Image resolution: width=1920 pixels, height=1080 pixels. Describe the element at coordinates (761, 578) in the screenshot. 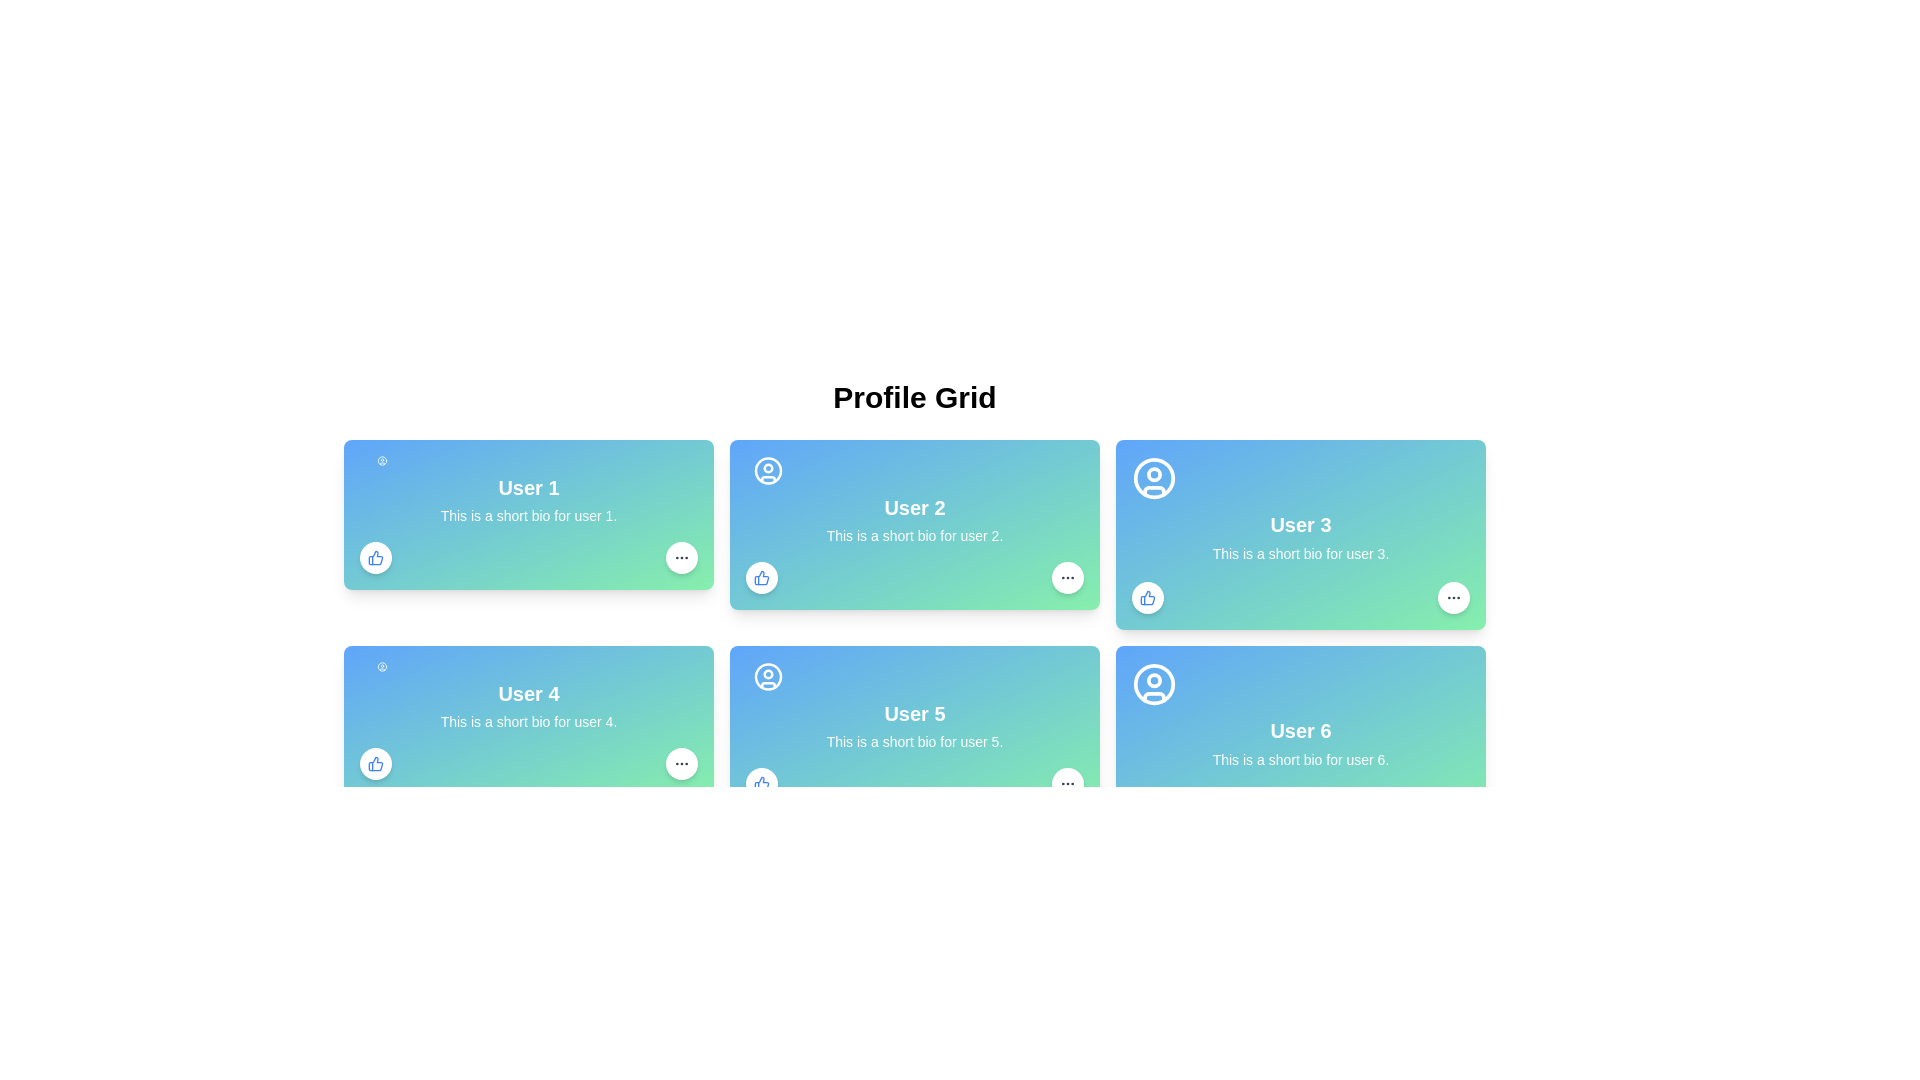

I see `the 'like' button located in the bottom-left corner of the card for 'User 2'` at that location.